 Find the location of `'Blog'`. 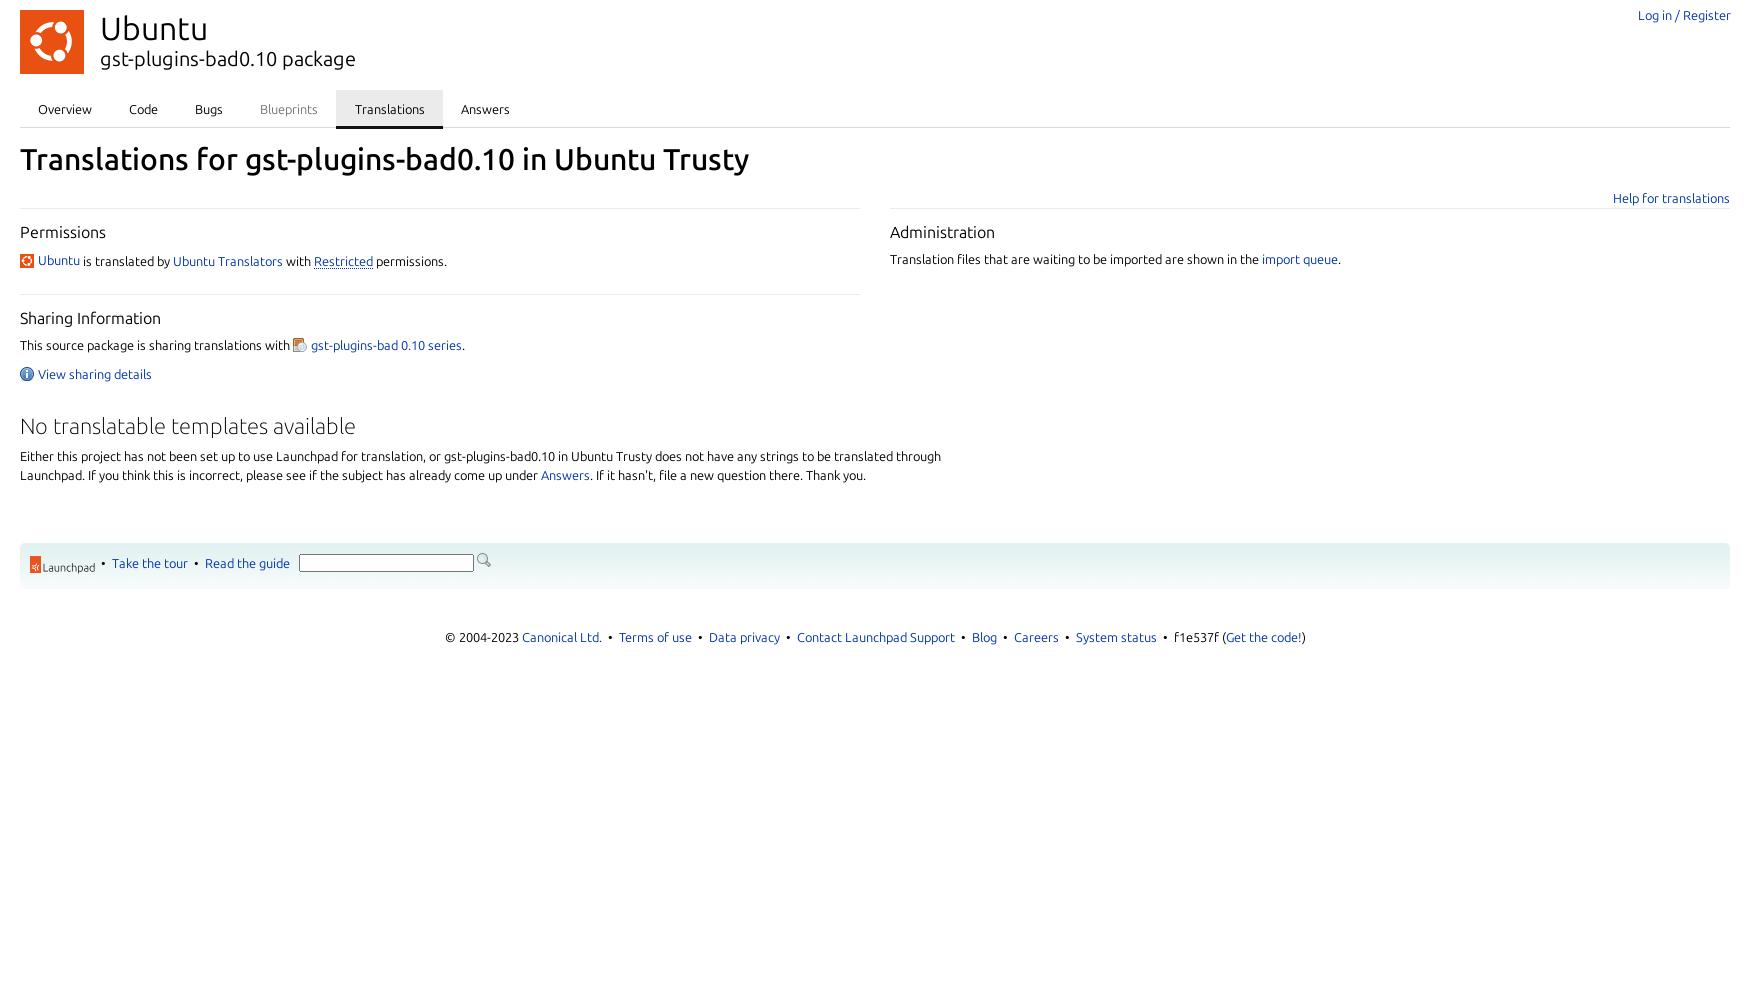

'Blog' is located at coordinates (983, 636).